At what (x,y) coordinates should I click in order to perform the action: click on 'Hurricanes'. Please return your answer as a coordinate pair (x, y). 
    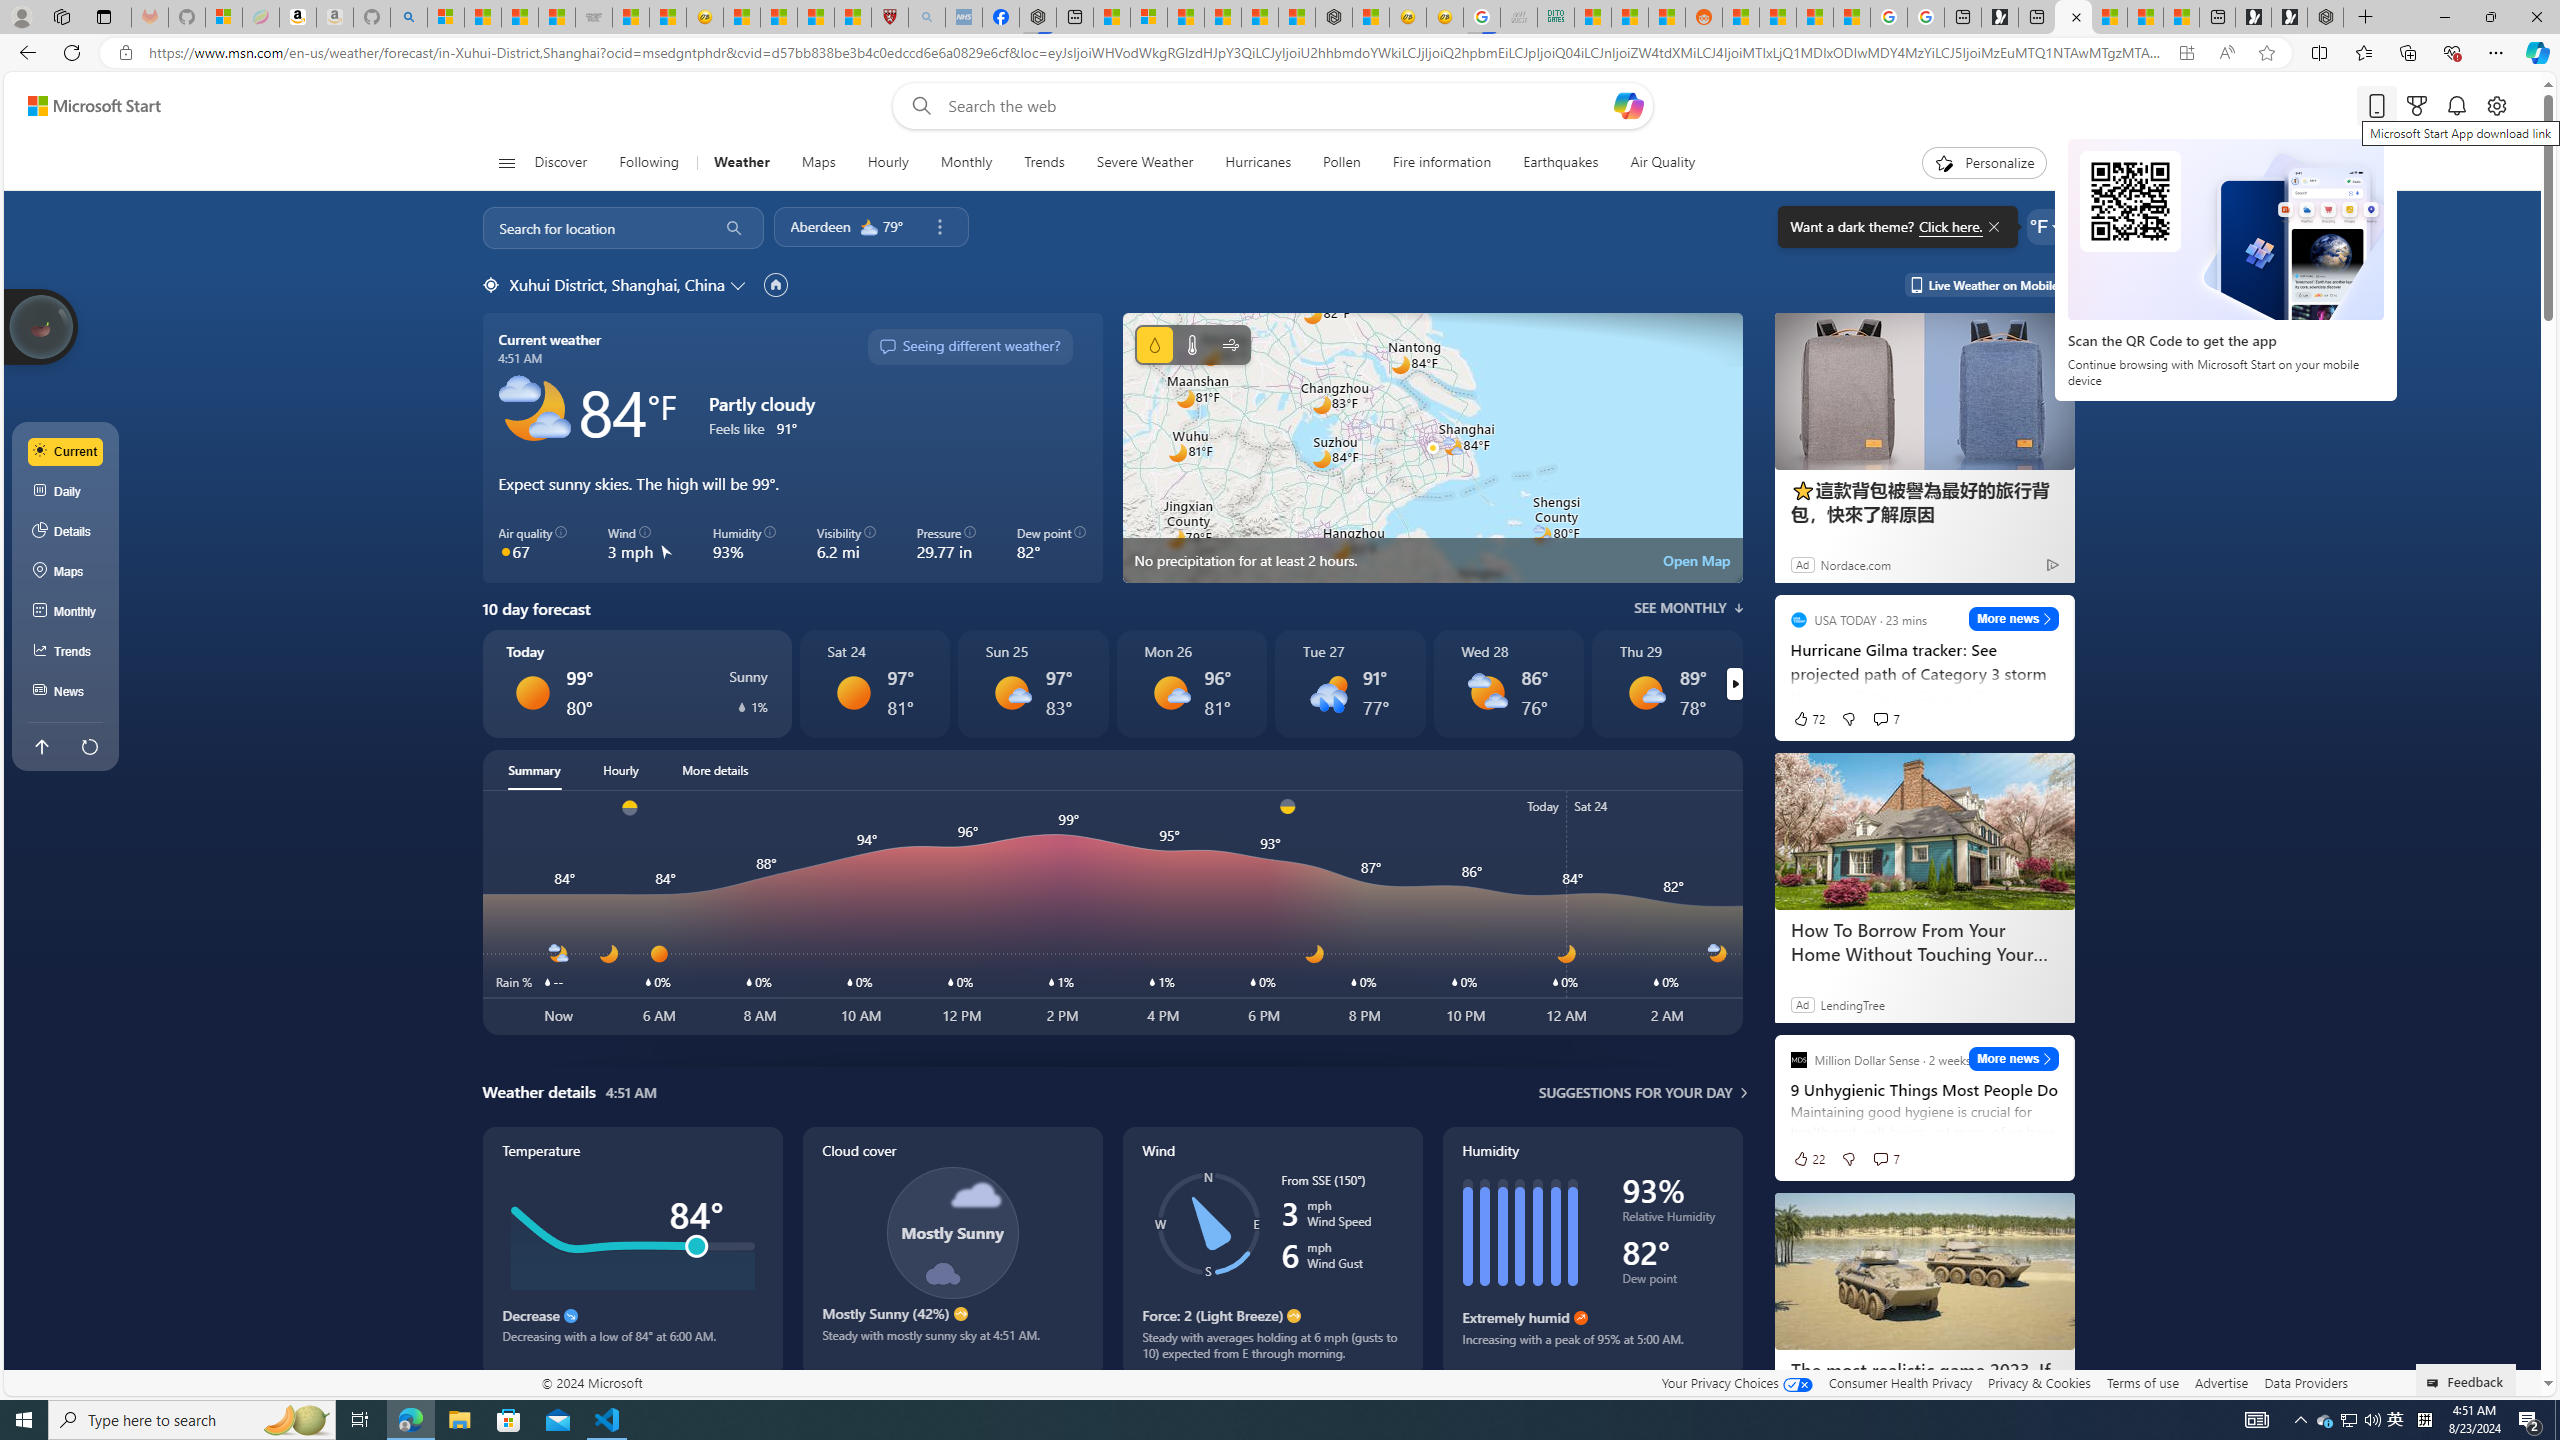
    Looking at the image, I should click on (1259, 162).